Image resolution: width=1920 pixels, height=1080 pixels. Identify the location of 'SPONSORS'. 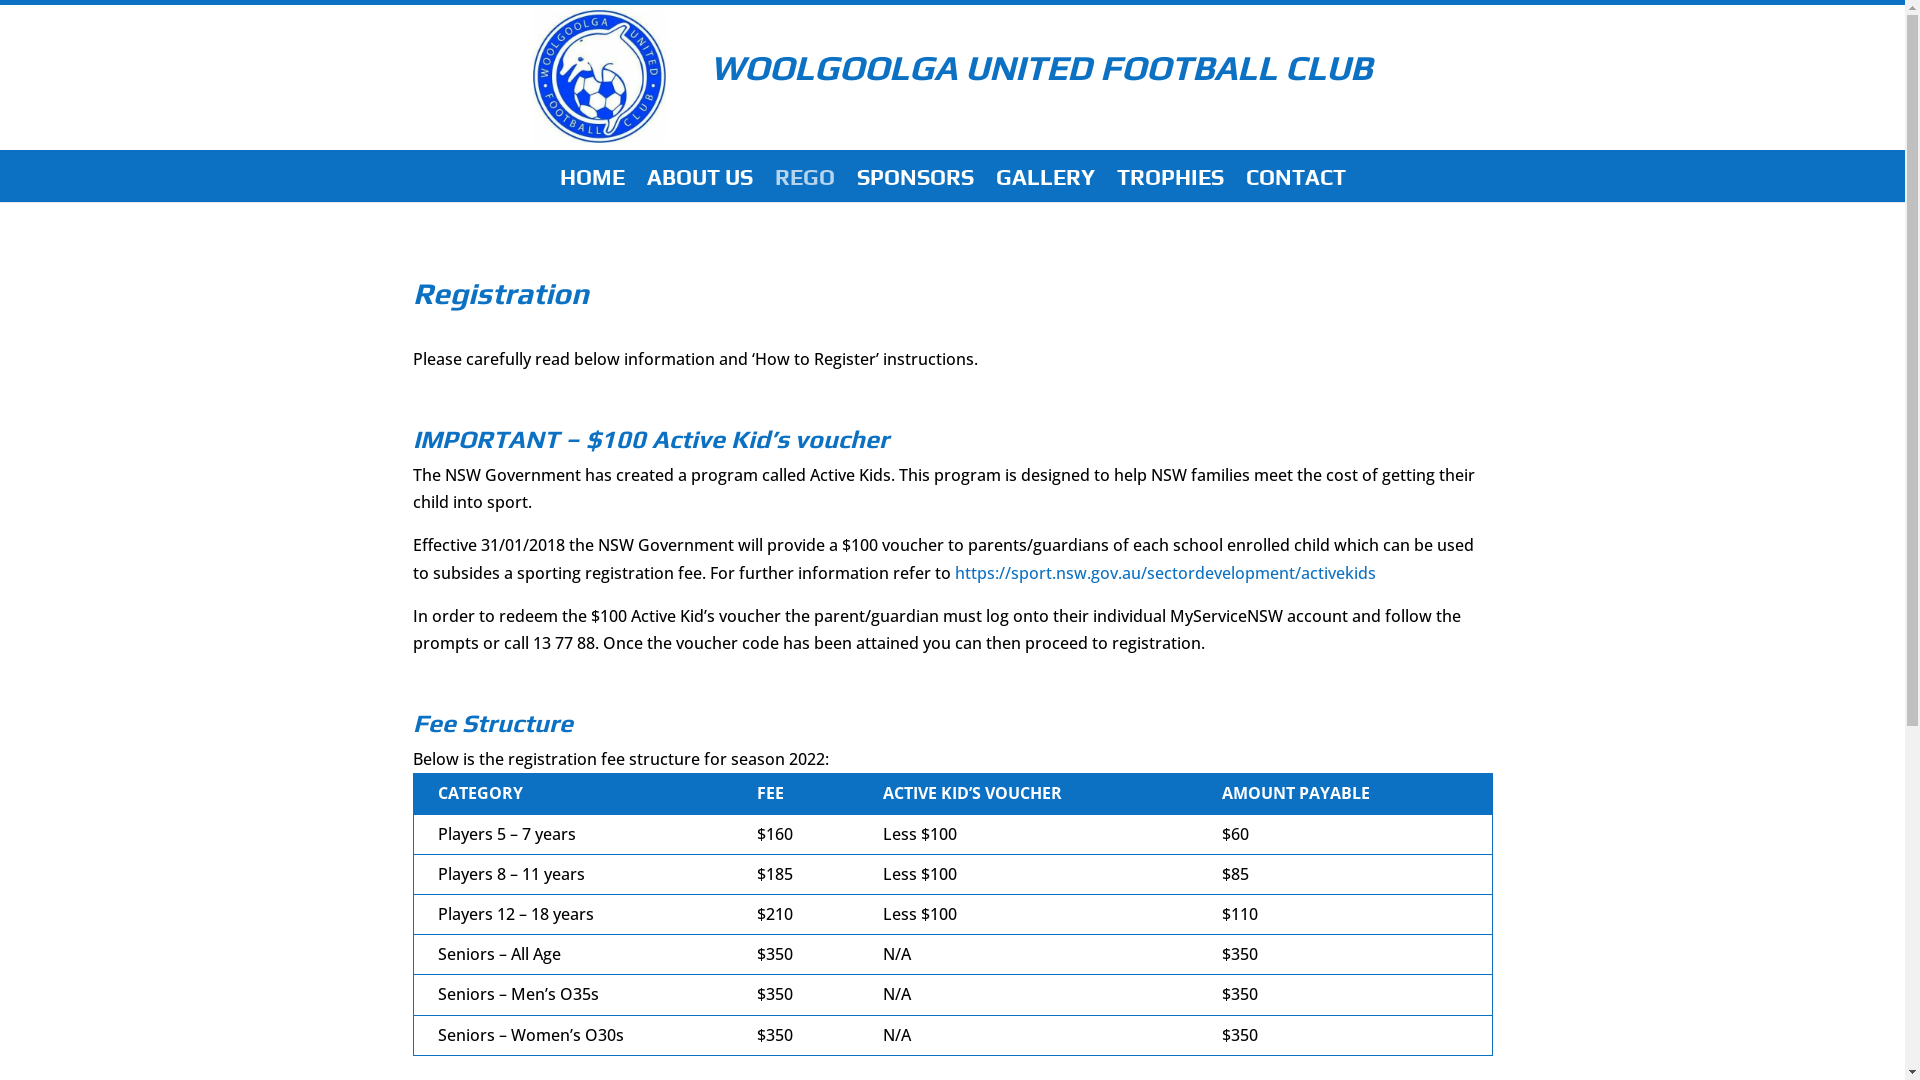
(913, 185).